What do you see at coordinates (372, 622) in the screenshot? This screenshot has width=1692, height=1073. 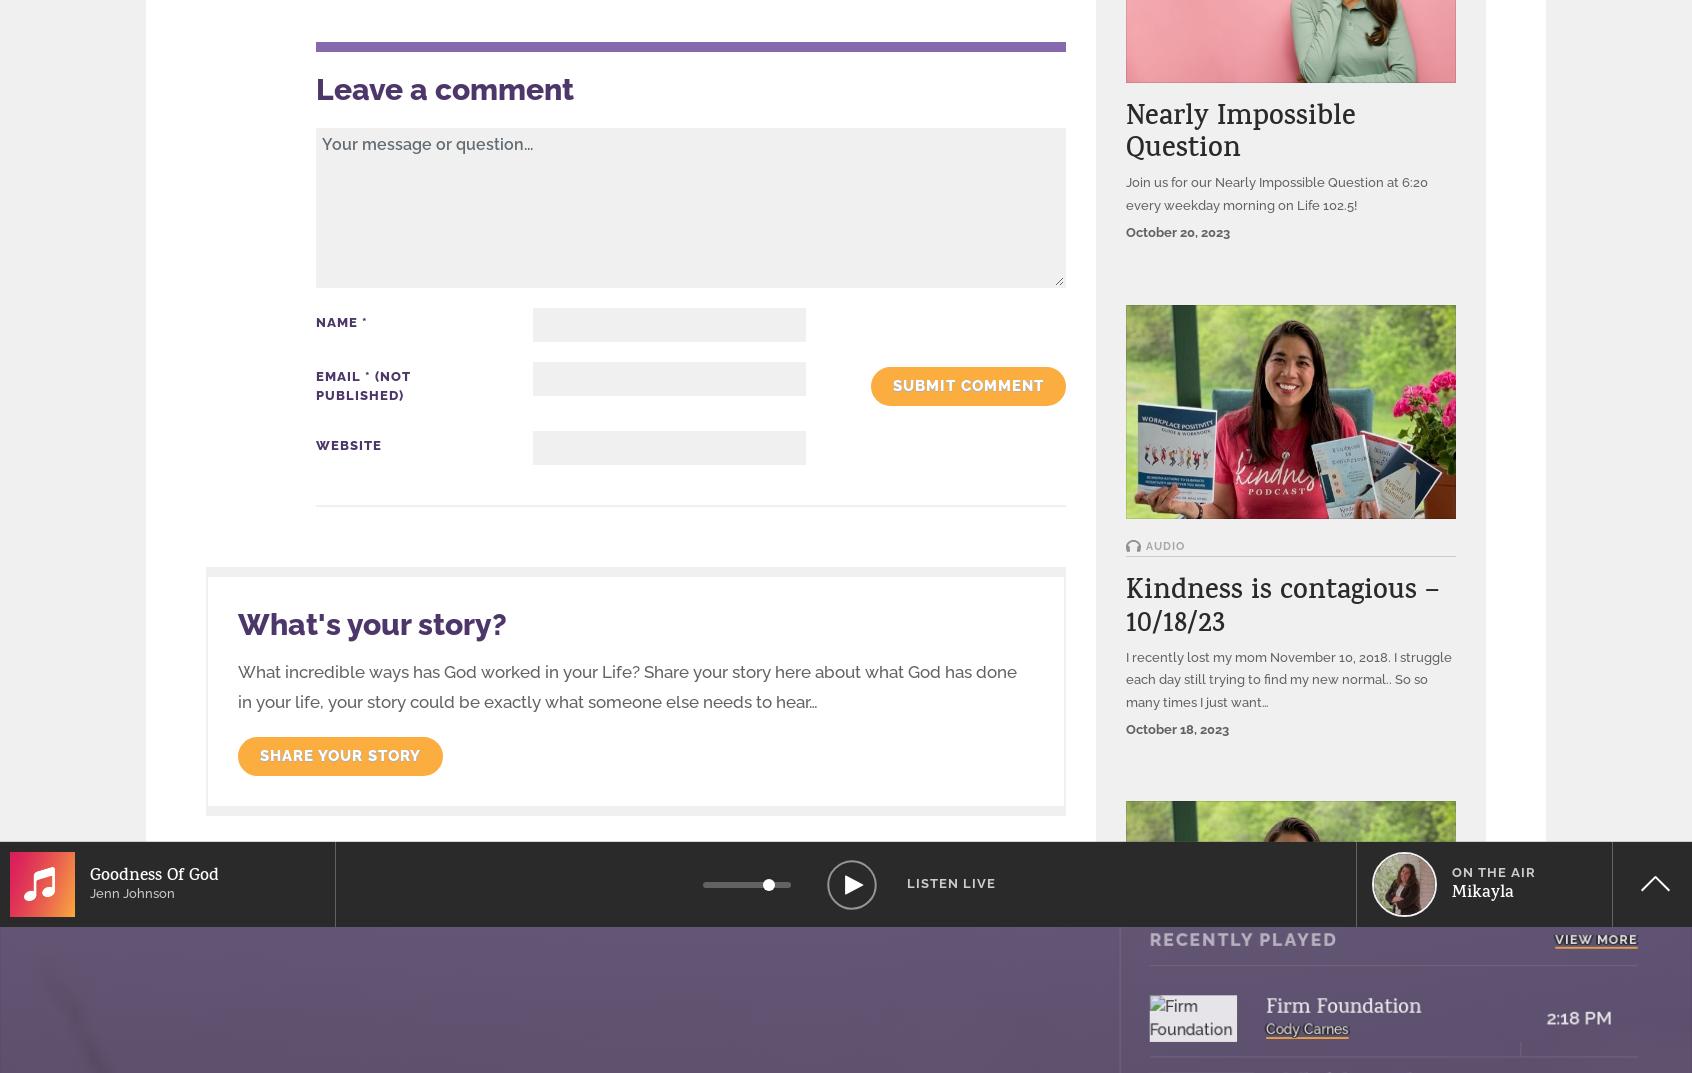 I see `'What's your story?'` at bounding box center [372, 622].